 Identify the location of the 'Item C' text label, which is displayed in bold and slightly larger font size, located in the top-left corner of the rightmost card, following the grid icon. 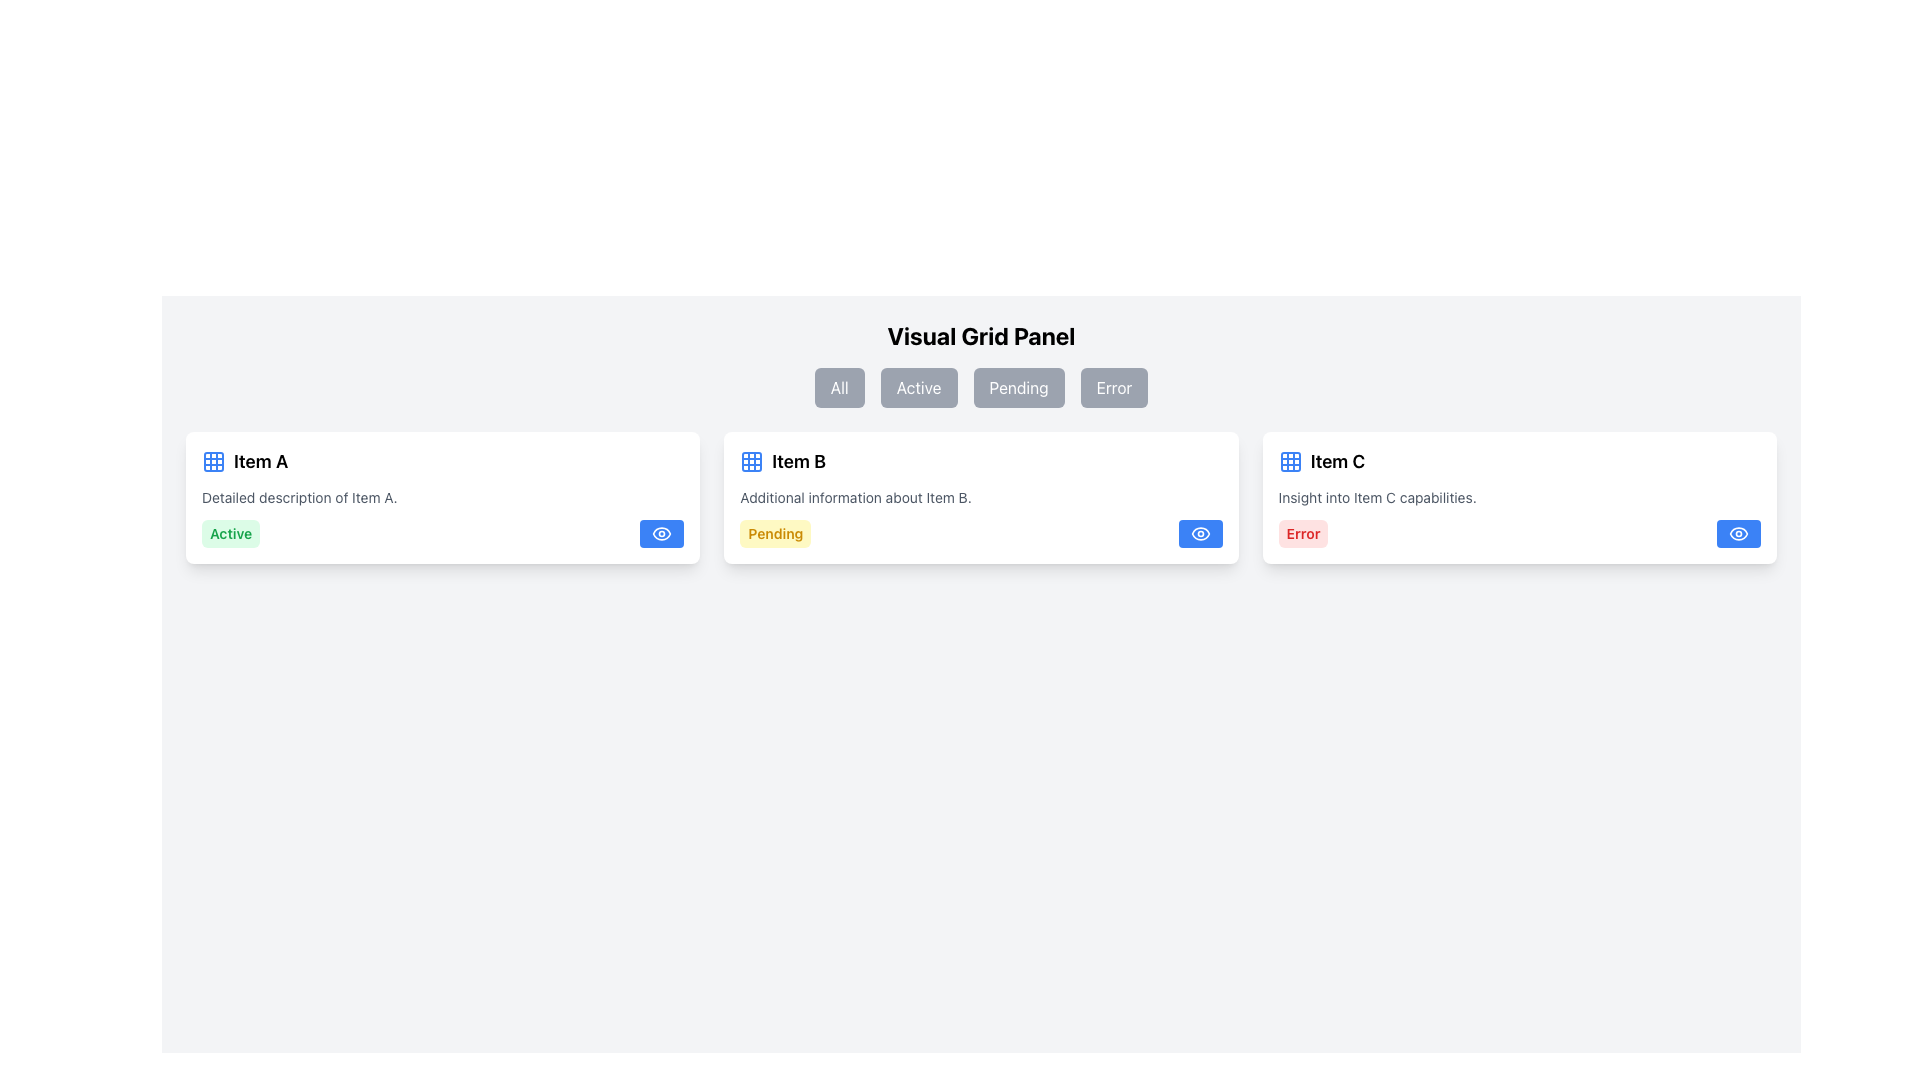
(1321, 462).